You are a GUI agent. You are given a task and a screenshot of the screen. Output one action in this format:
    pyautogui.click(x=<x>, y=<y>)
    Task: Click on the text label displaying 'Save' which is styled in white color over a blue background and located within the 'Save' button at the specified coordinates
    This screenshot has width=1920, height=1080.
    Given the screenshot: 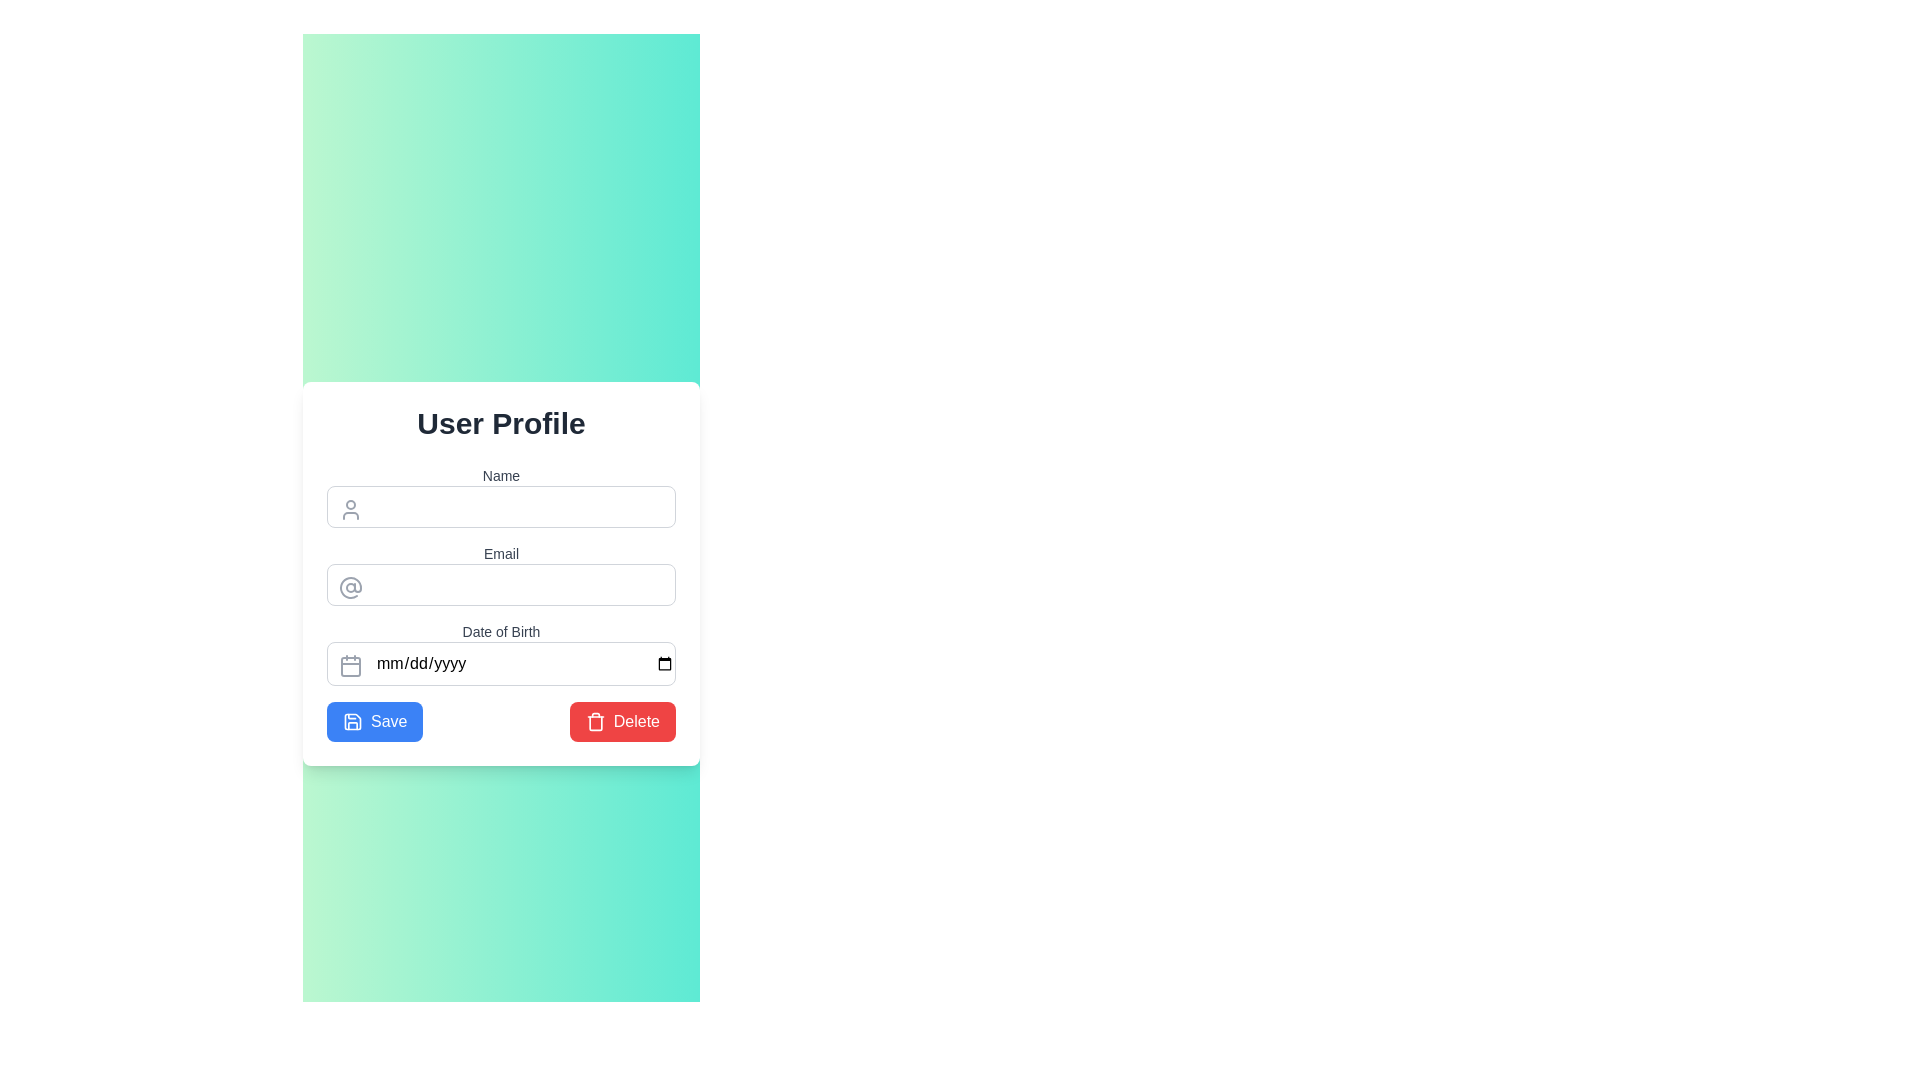 What is the action you would take?
    pyautogui.click(x=389, y=721)
    